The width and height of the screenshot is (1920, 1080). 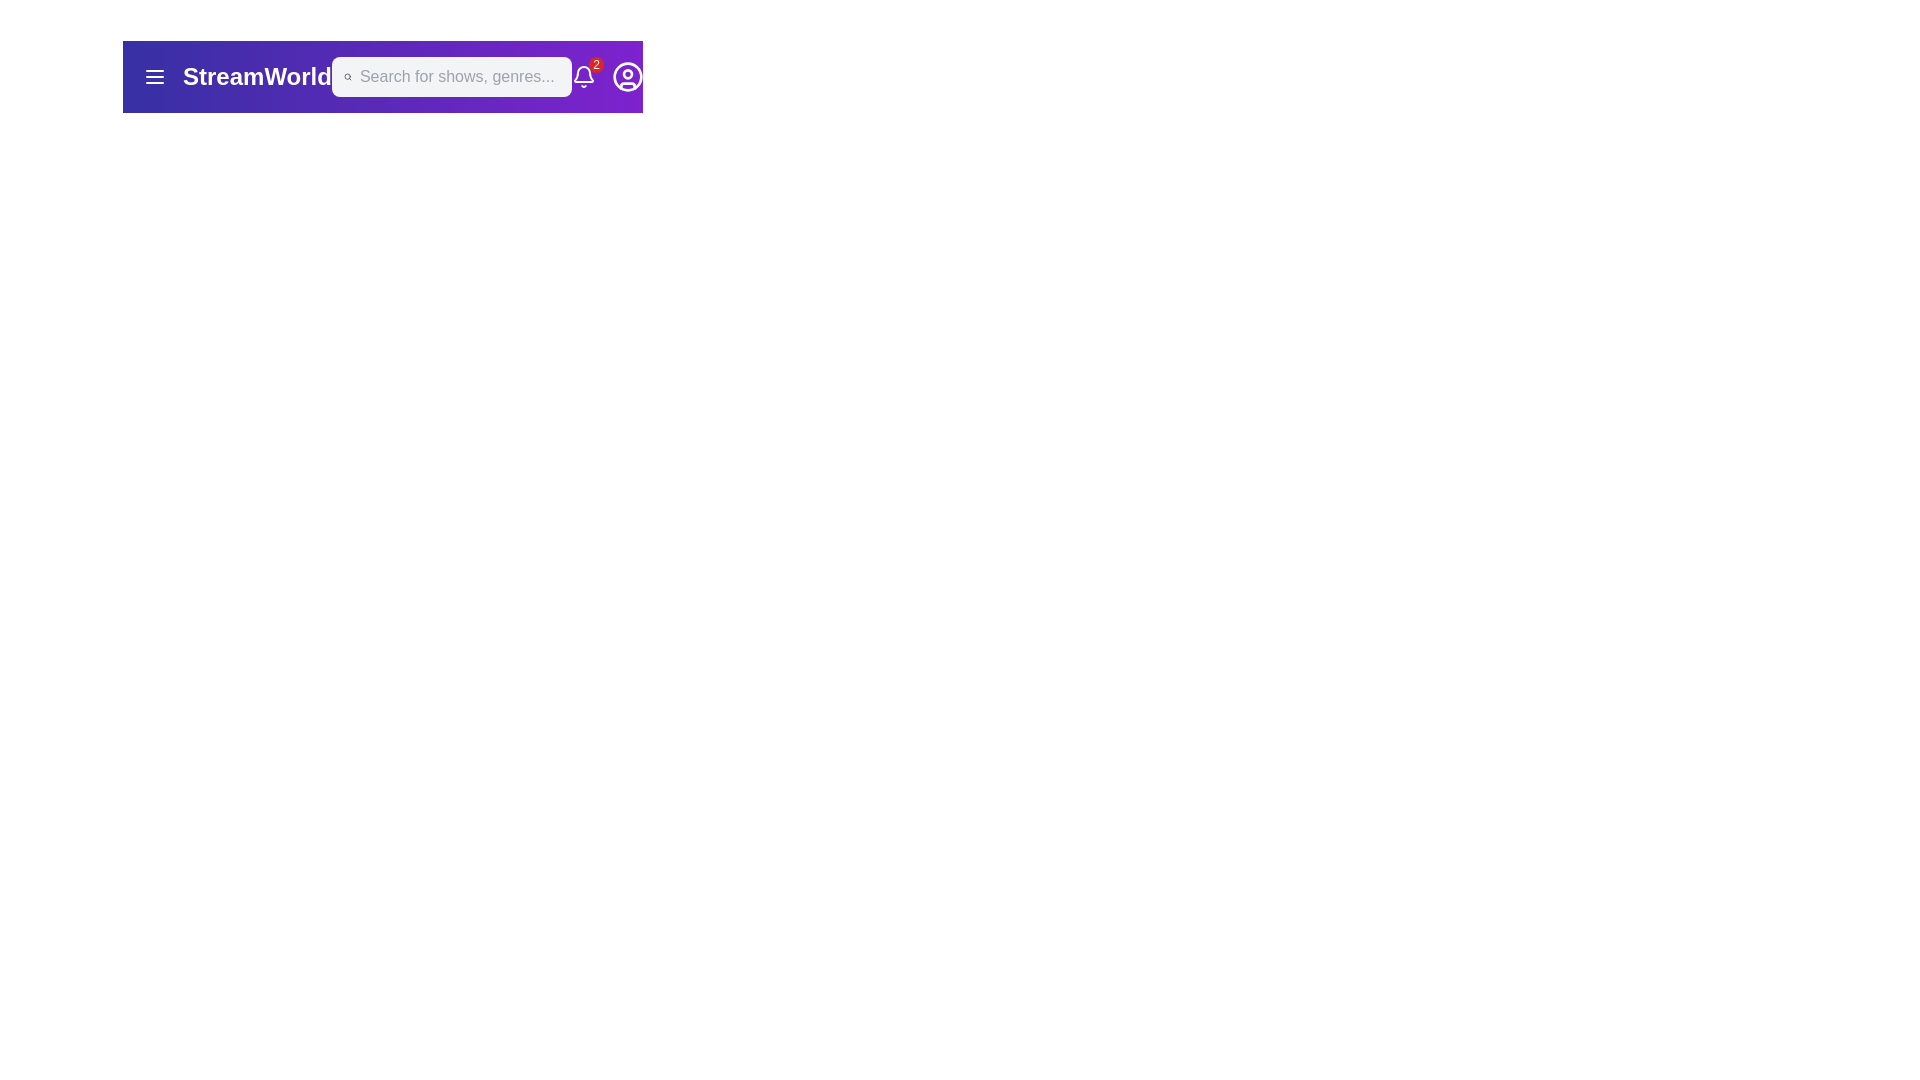 I want to click on displayed number on the Notification counter located at the top-right corner of the bell icon in the header bar, so click(x=582, y=76).